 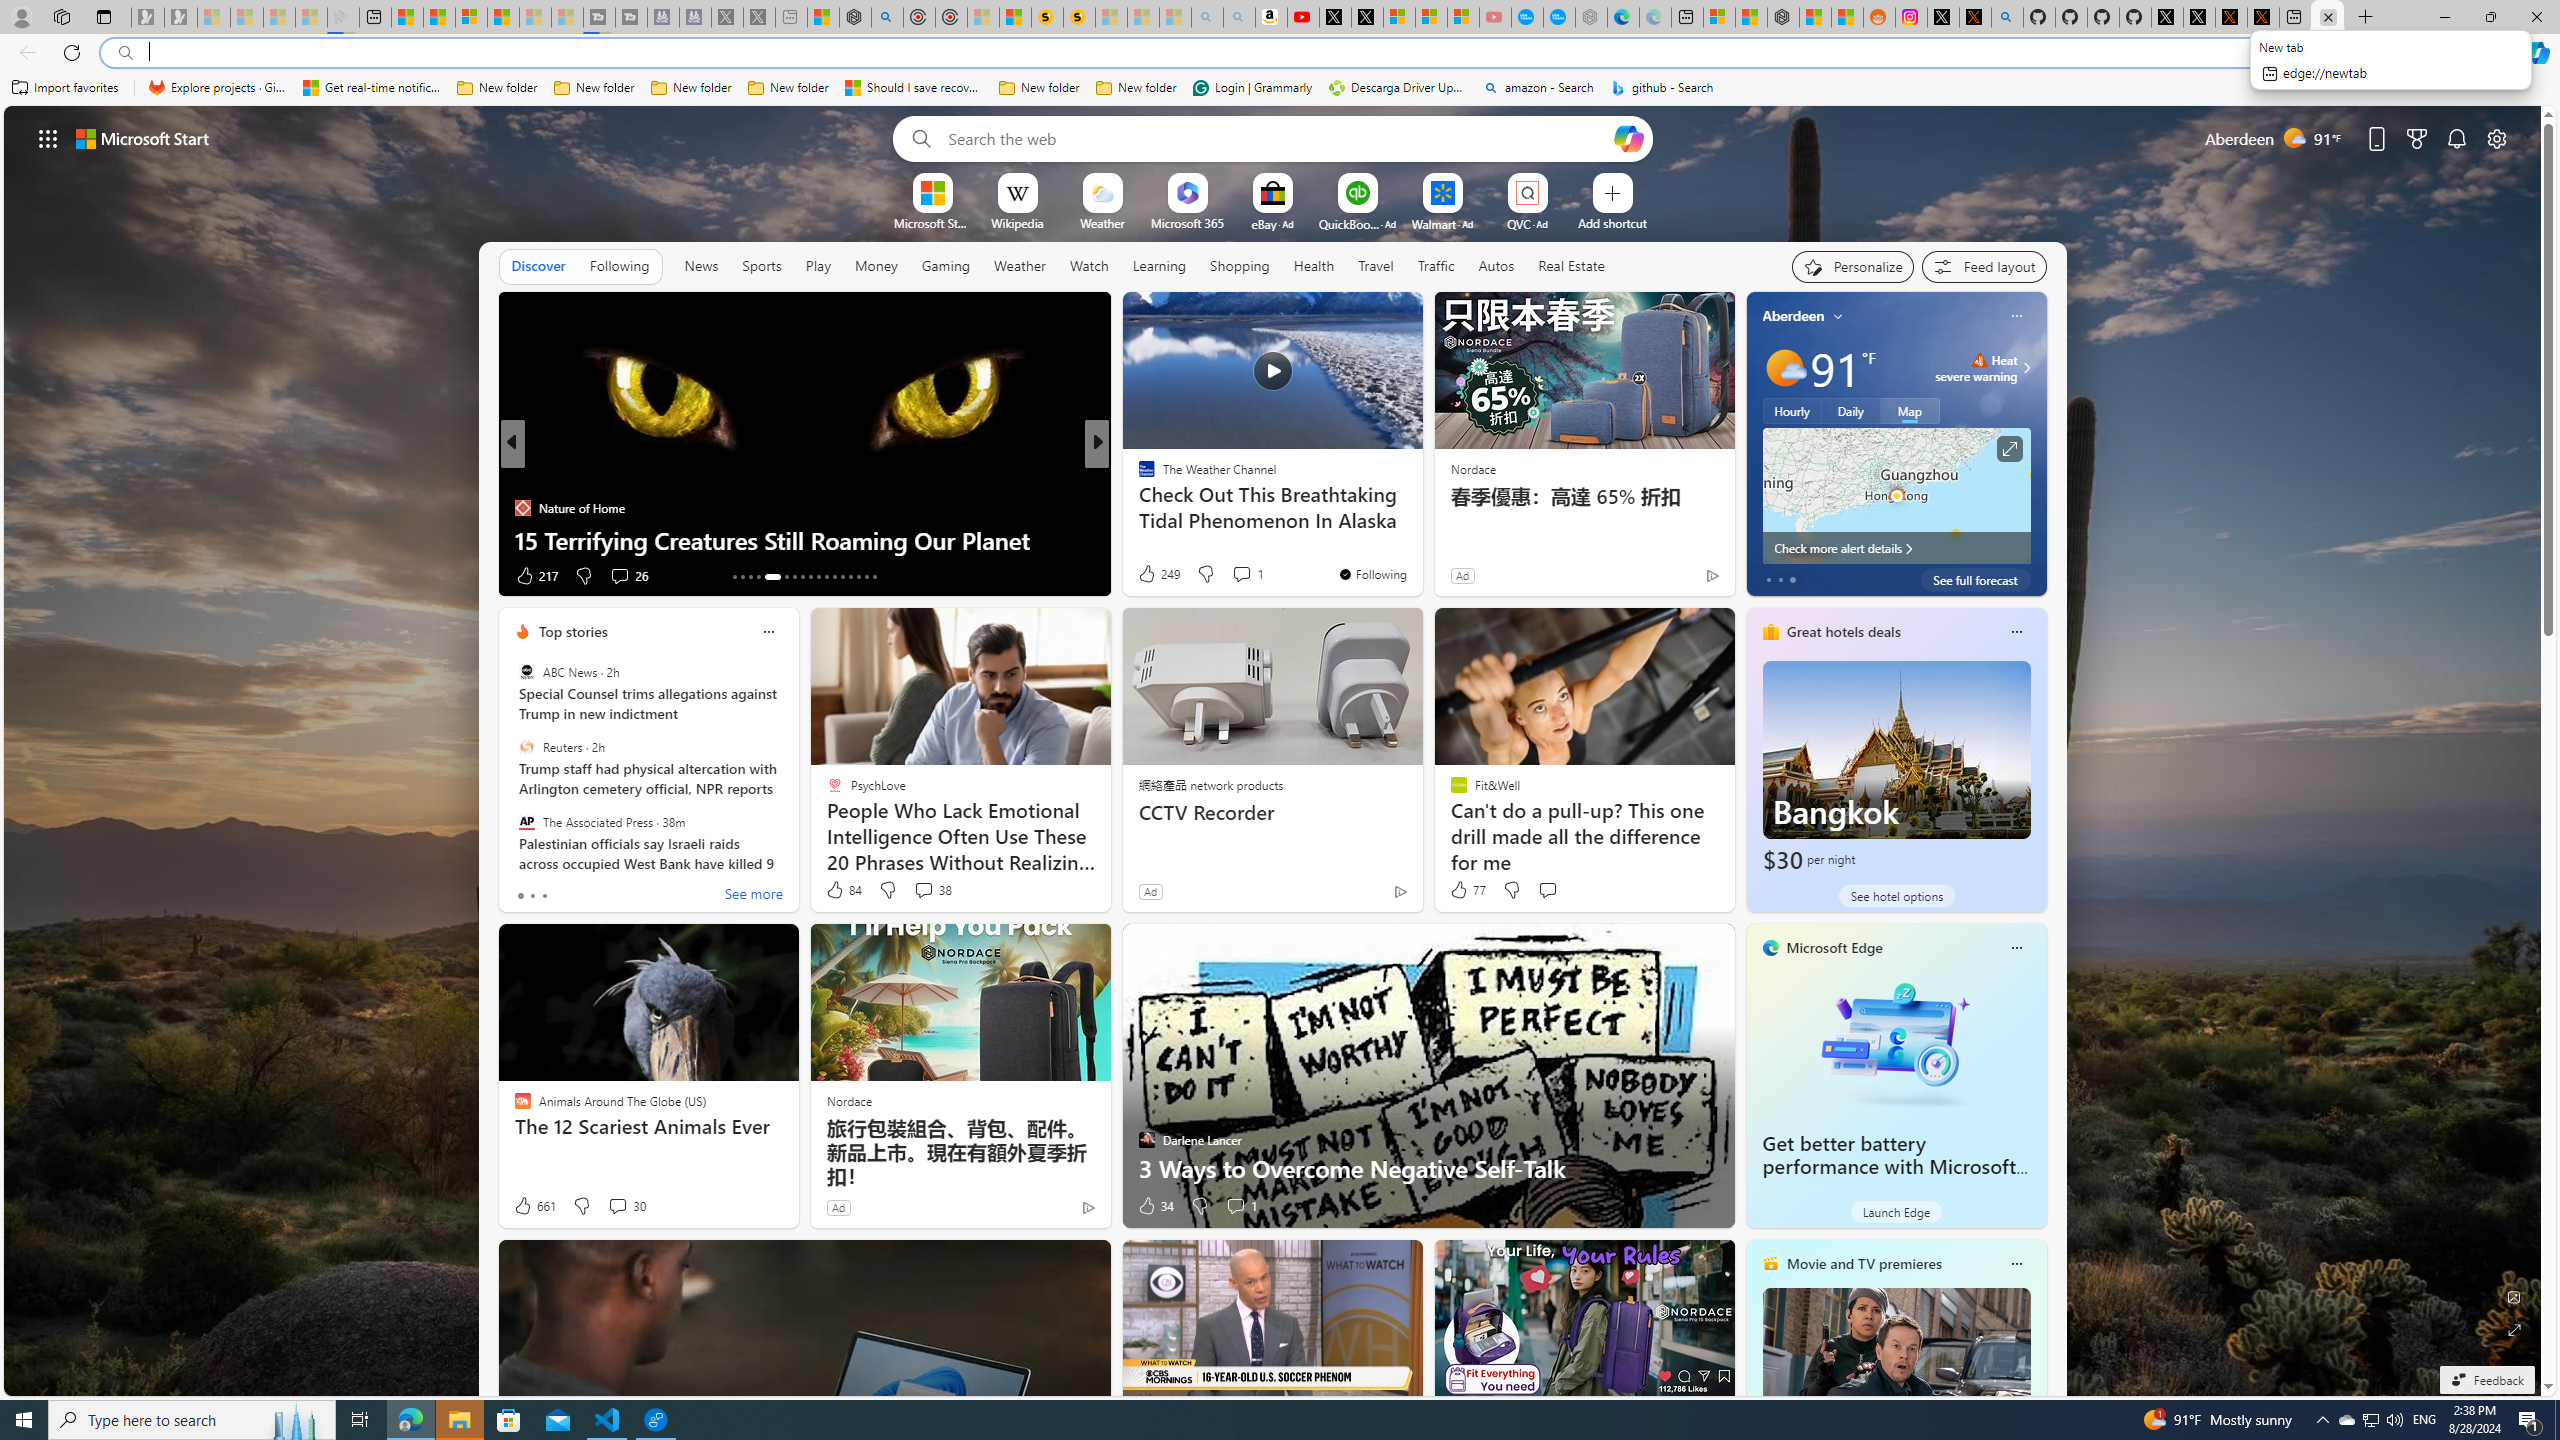 What do you see at coordinates (1235, 575) in the screenshot?
I see `'View comments 5 Comment'` at bounding box center [1235, 575].